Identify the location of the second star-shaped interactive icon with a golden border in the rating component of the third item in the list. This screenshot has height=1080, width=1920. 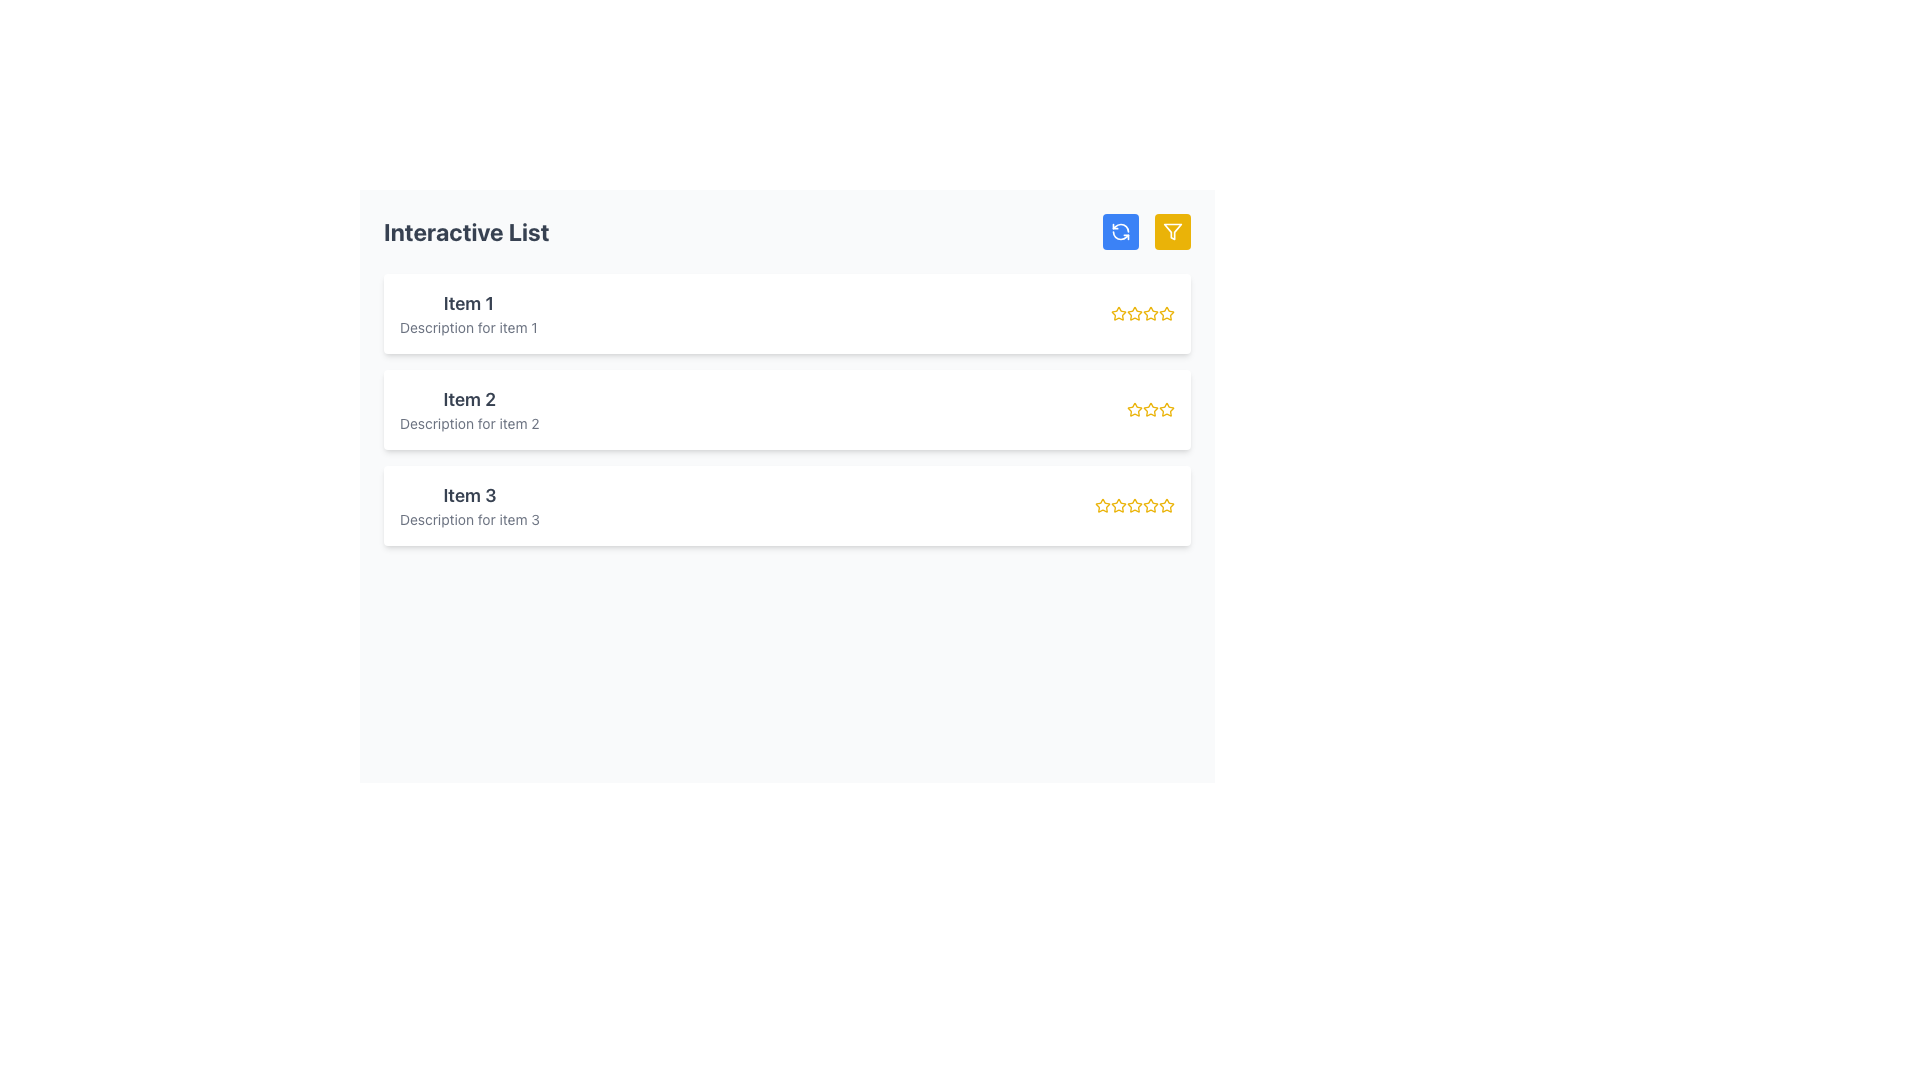
(1134, 504).